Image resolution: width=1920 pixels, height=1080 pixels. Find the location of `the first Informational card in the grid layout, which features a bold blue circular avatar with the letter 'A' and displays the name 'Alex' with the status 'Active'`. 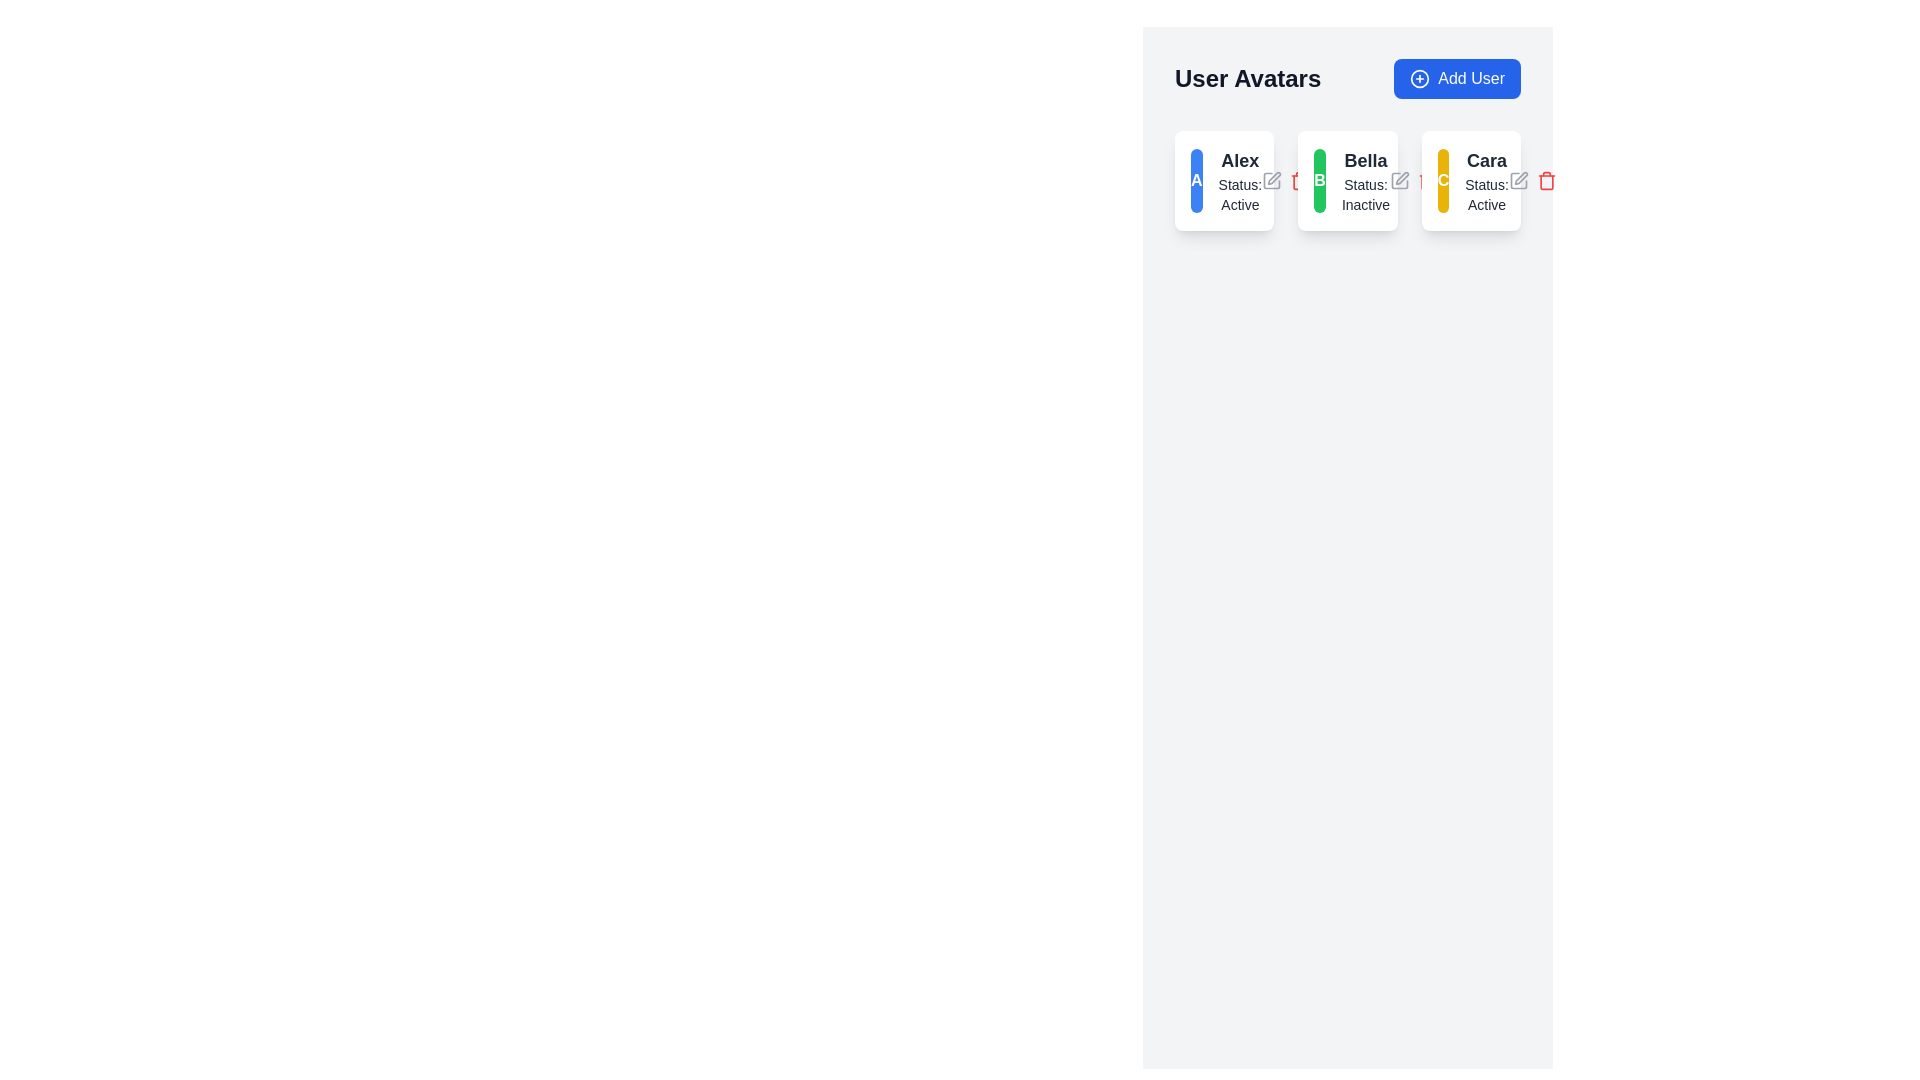

the first Informational card in the grid layout, which features a bold blue circular avatar with the letter 'A' and displays the name 'Alex' with the status 'Active' is located at coordinates (1223, 181).